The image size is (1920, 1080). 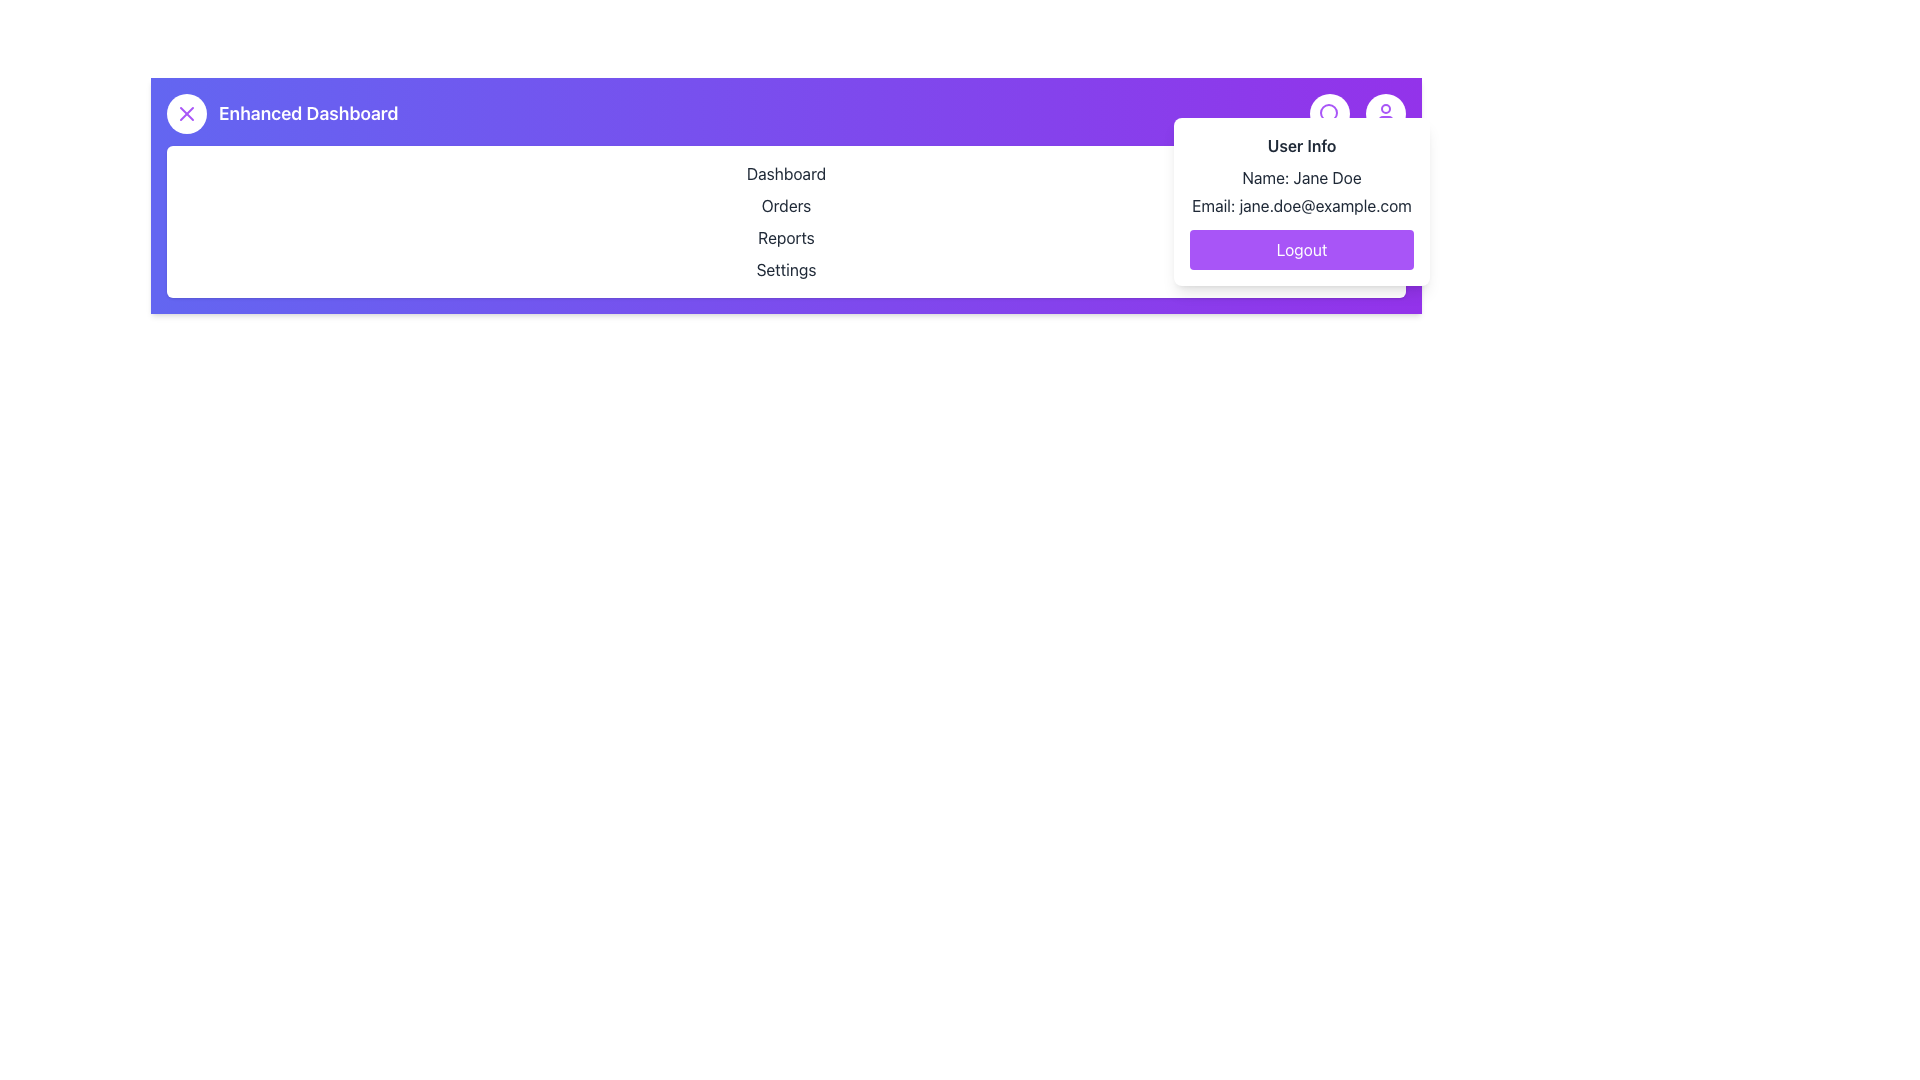 I want to click on the 'Settings' text link located beneath 'Reports' to trigger hover effects, so click(x=785, y=270).